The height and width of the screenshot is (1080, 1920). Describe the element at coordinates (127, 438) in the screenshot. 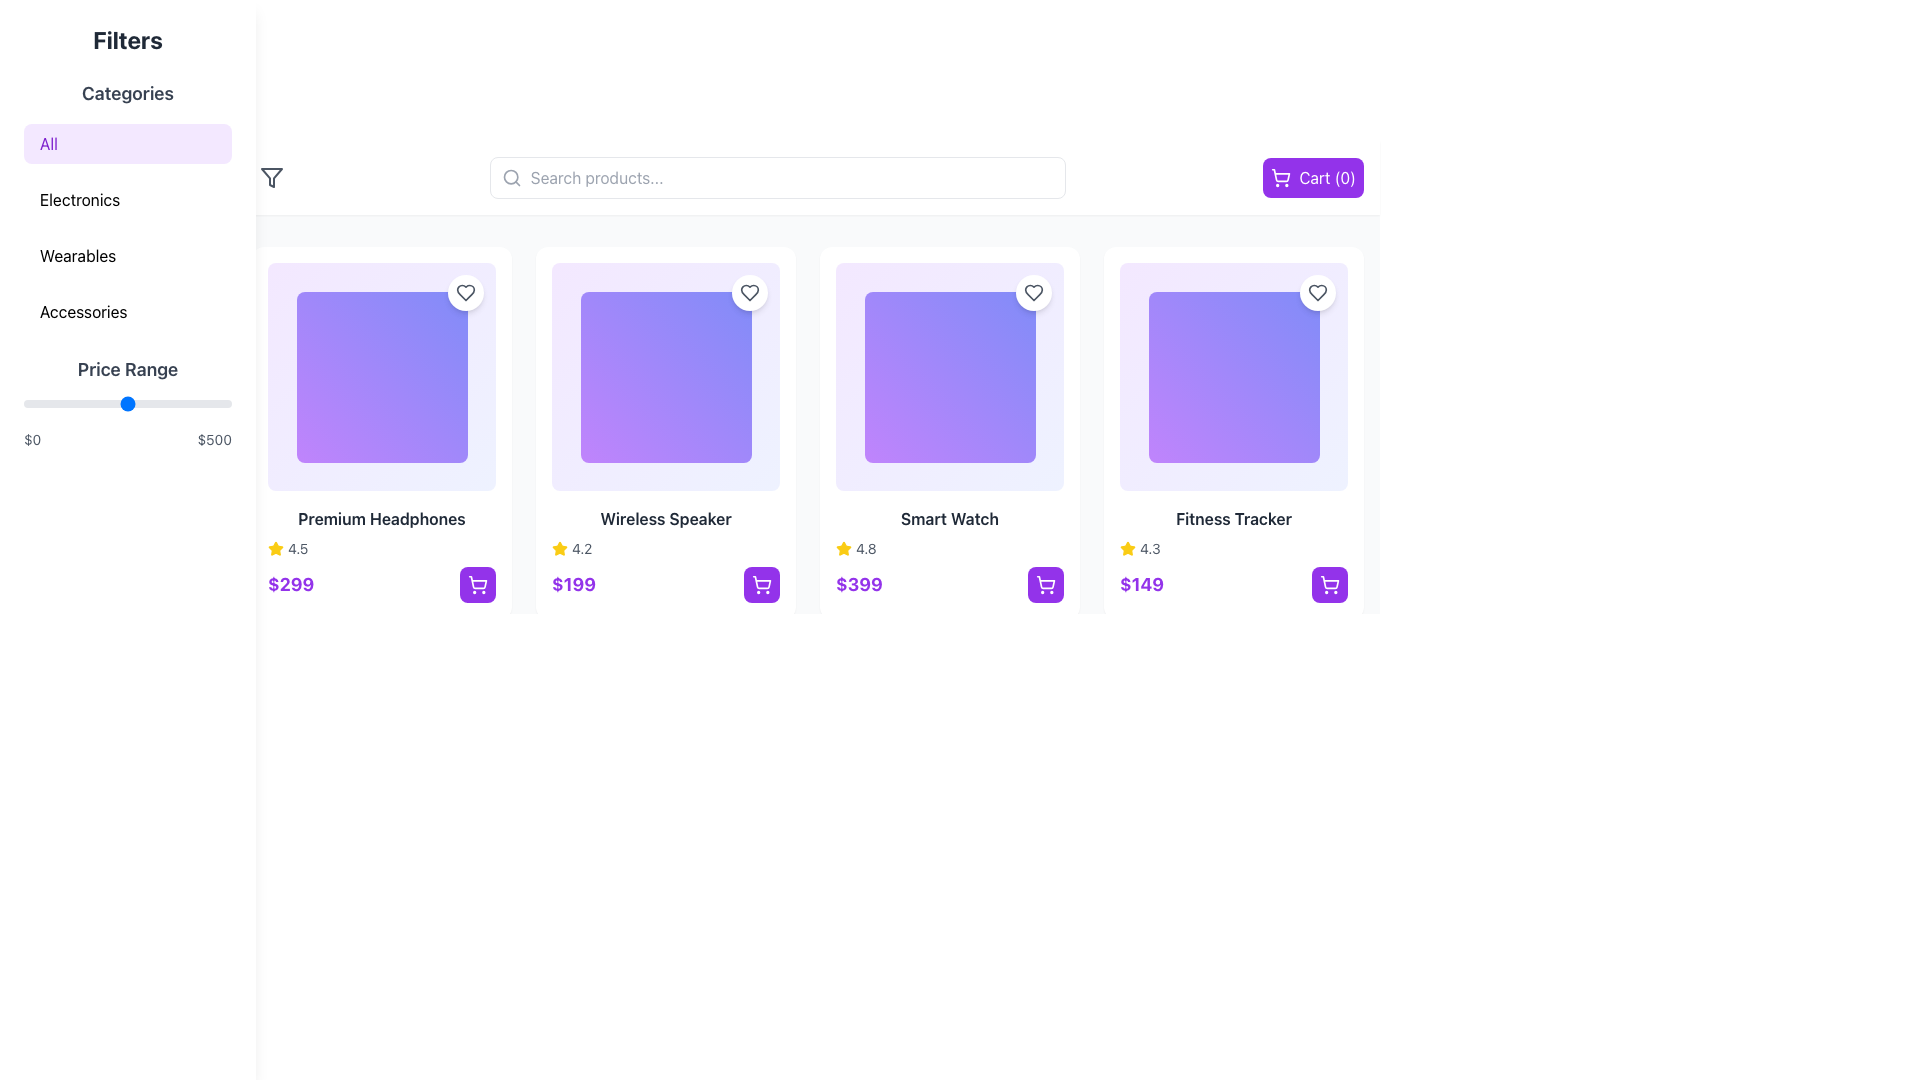

I see `text label displaying the minimum and maximum price range values '$0' and '$500' located in the 'Price Range' filter section, positioned below the title 'Price Range' and the horizontal slider` at that location.